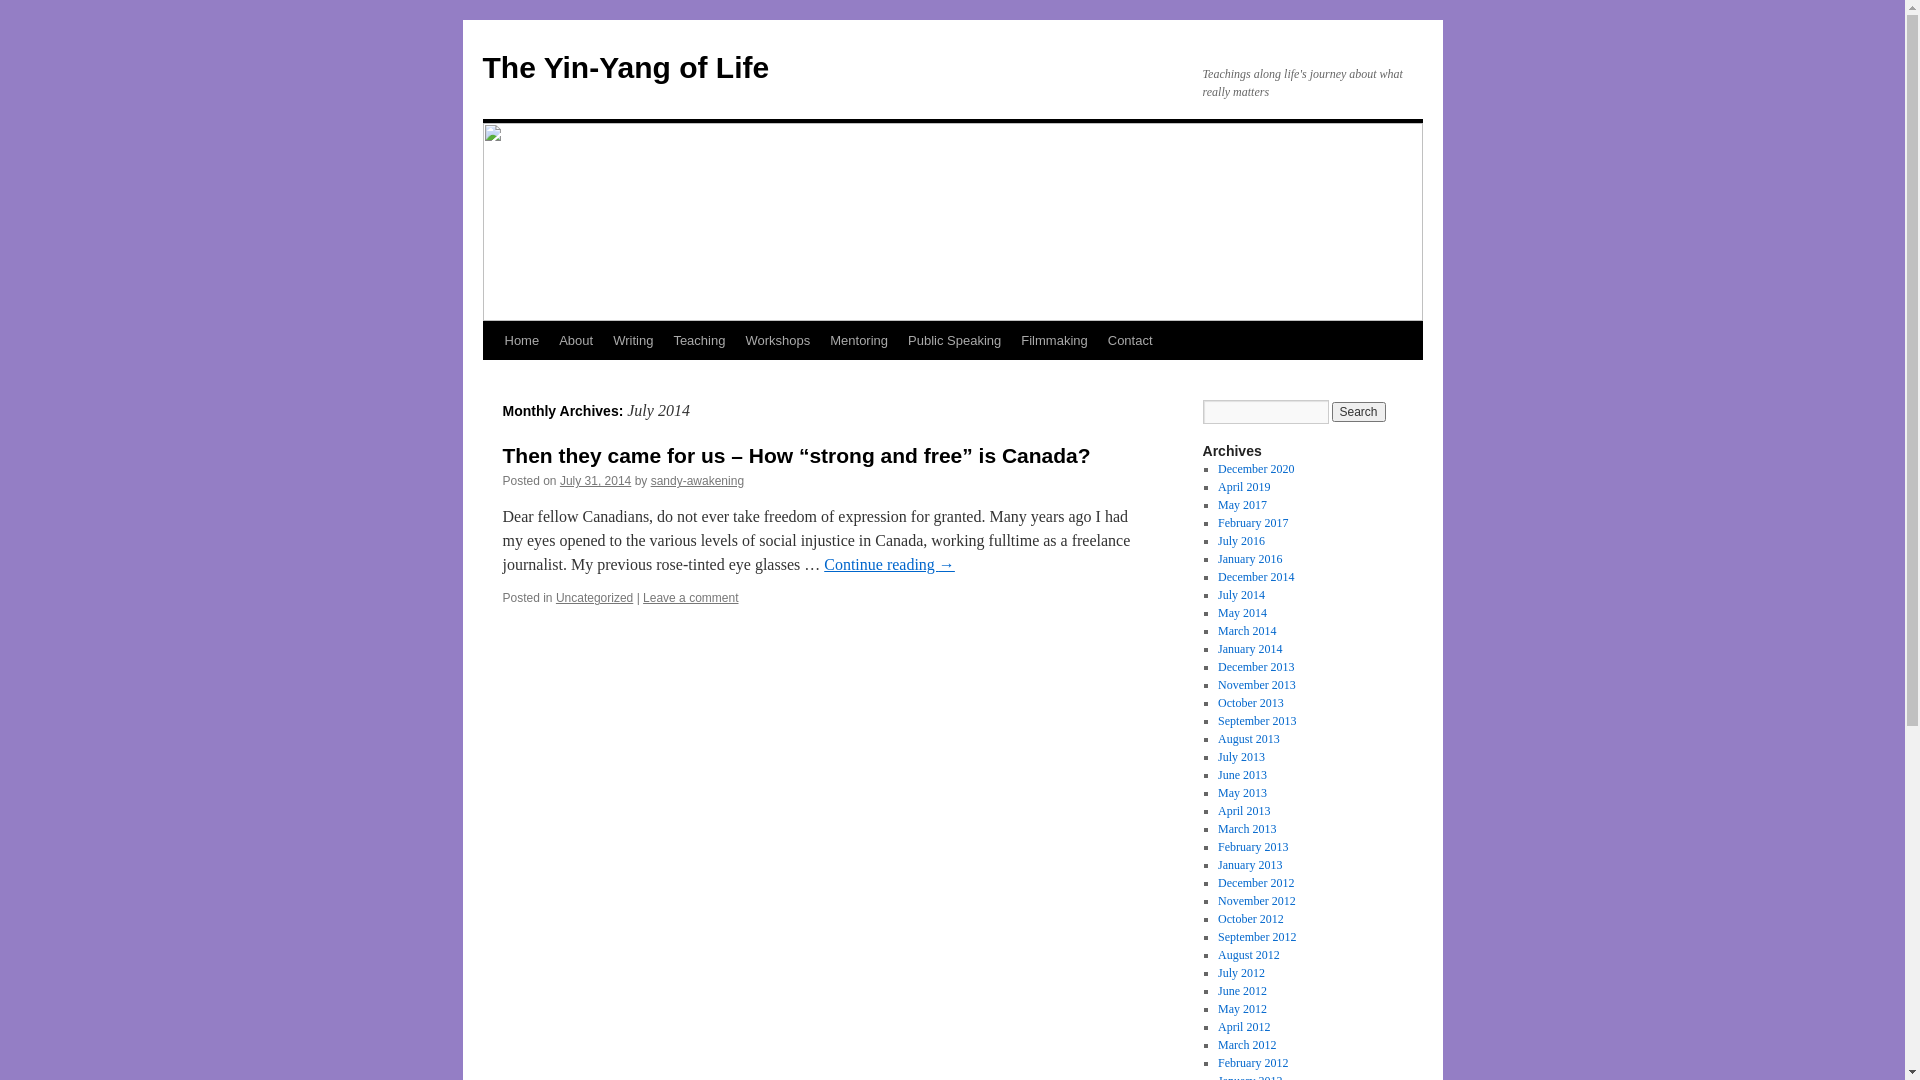  I want to click on 'April 2013', so click(1242, 810).